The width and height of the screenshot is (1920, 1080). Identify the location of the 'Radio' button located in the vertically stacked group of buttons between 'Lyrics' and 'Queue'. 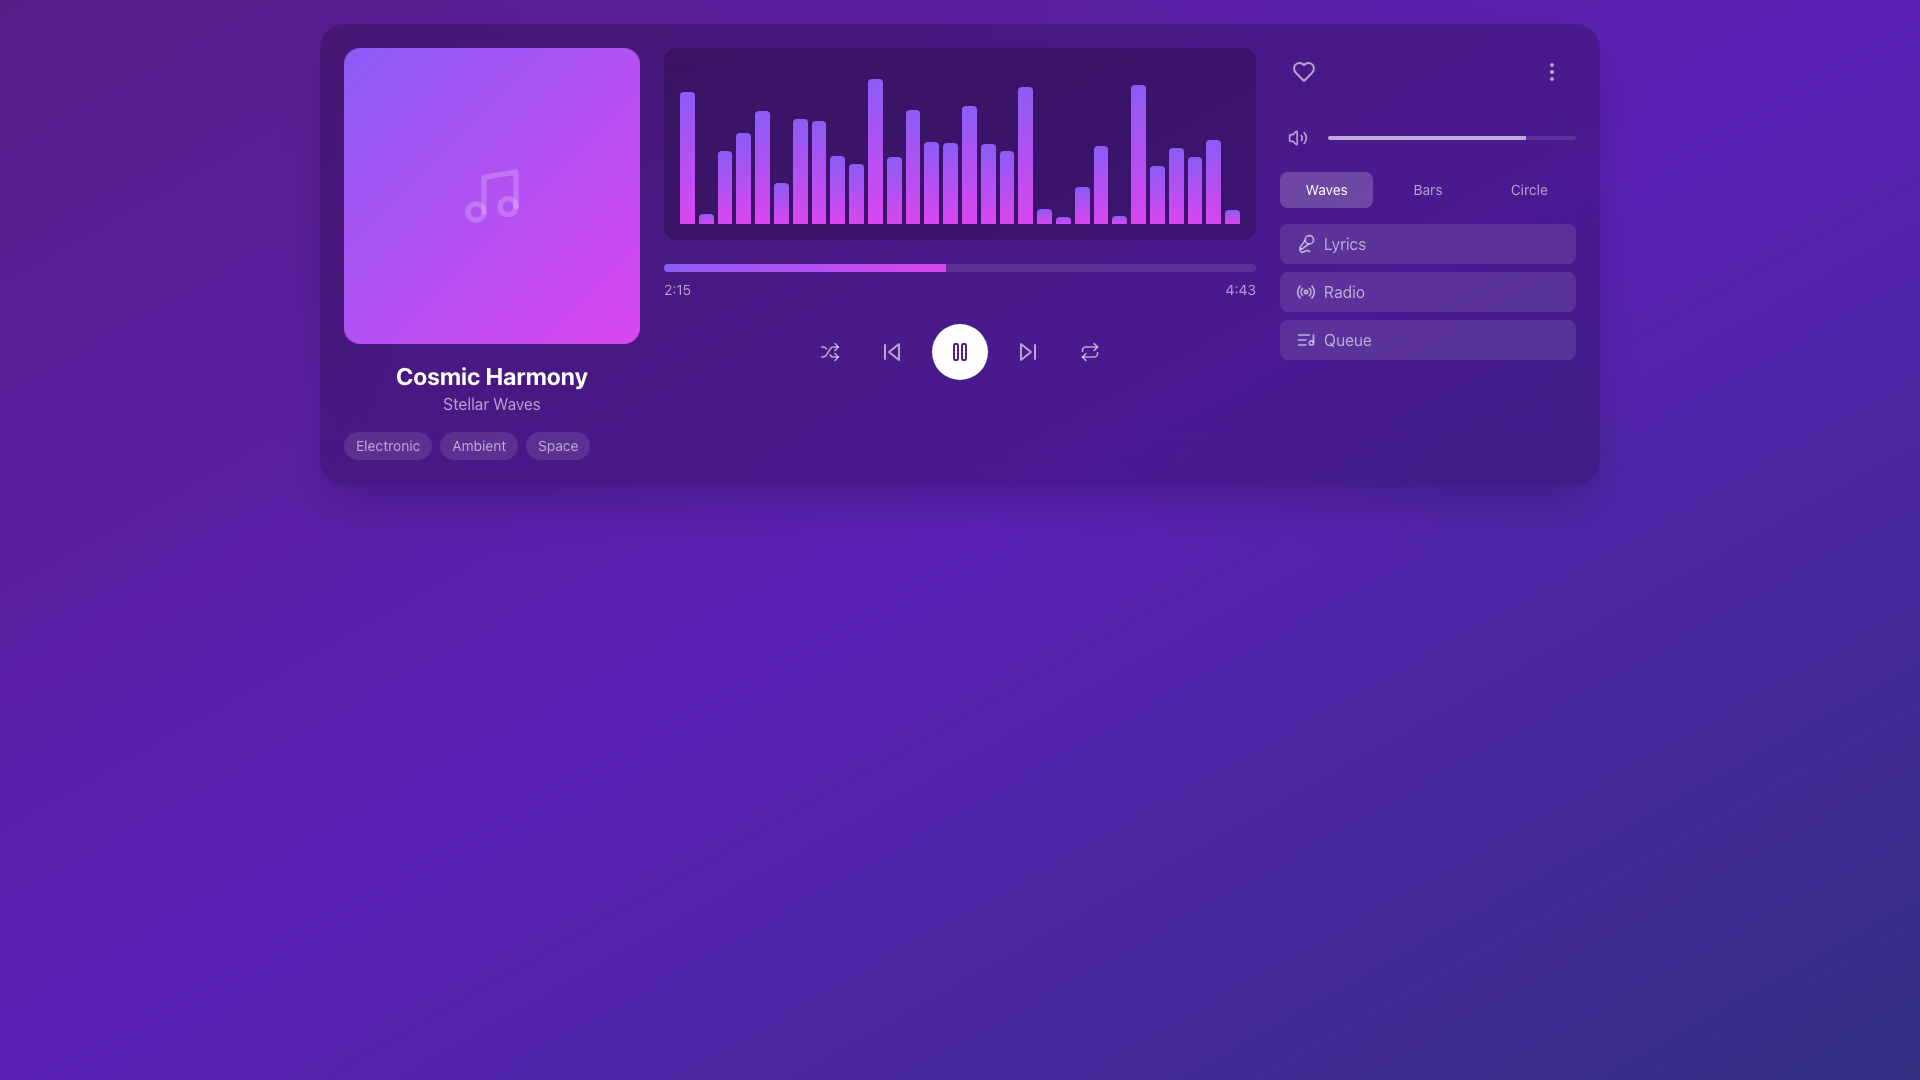
(1427, 292).